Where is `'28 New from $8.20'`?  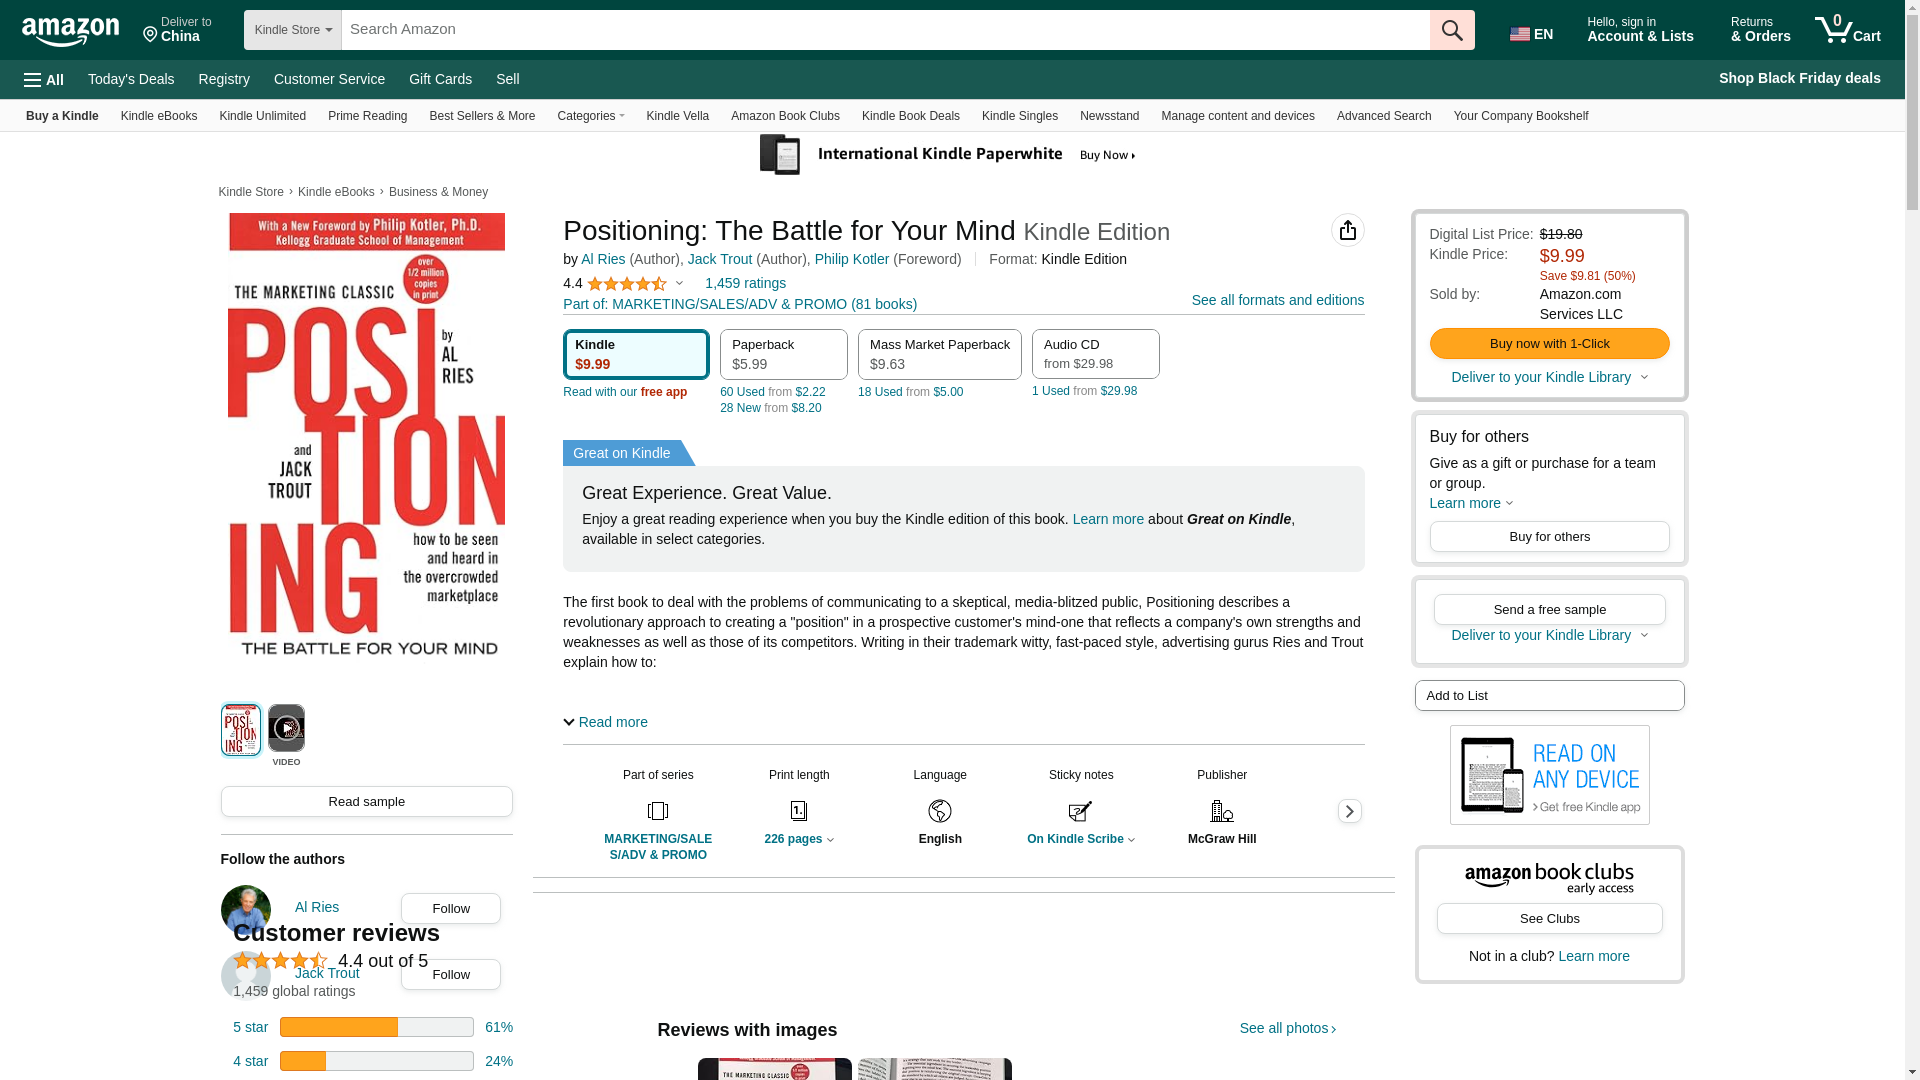 '28 New from $8.20' is located at coordinates (720, 407).